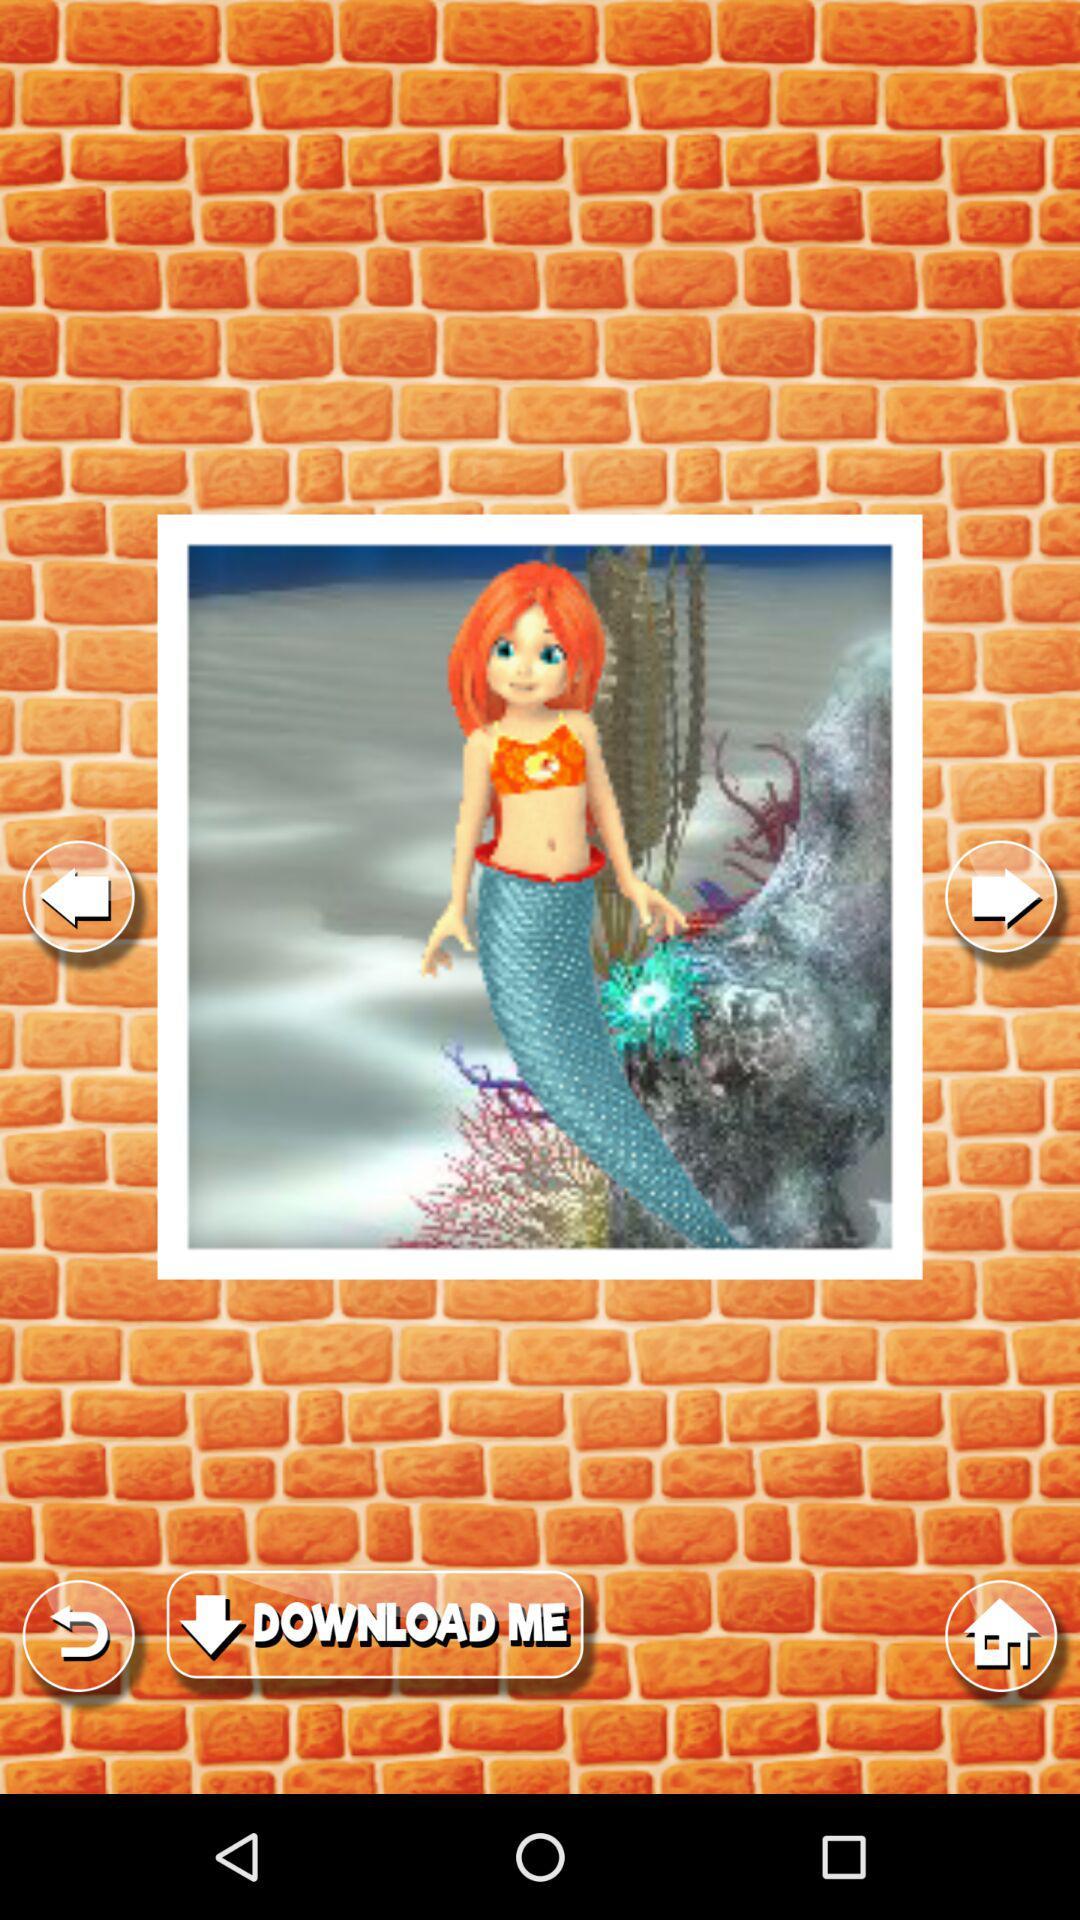  What do you see at coordinates (1001, 1750) in the screenshot?
I see `the home icon` at bounding box center [1001, 1750].